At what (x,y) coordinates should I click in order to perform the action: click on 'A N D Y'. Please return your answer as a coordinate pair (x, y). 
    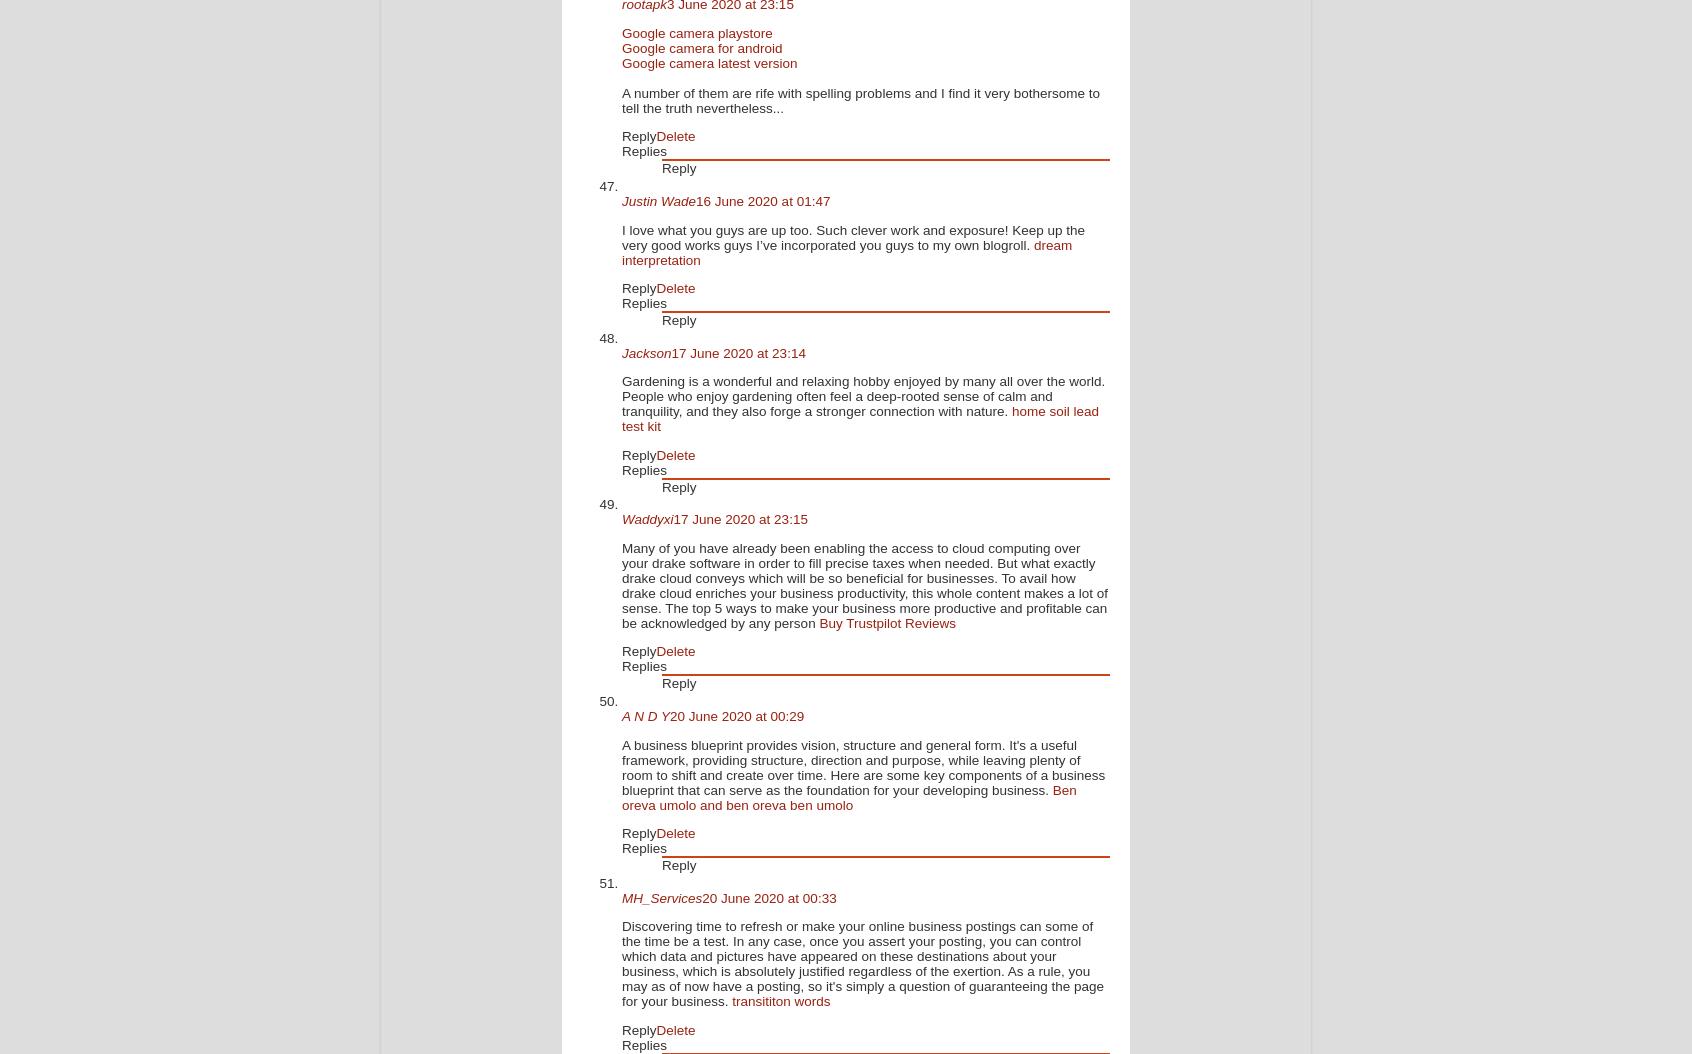
    Looking at the image, I should click on (646, 715).